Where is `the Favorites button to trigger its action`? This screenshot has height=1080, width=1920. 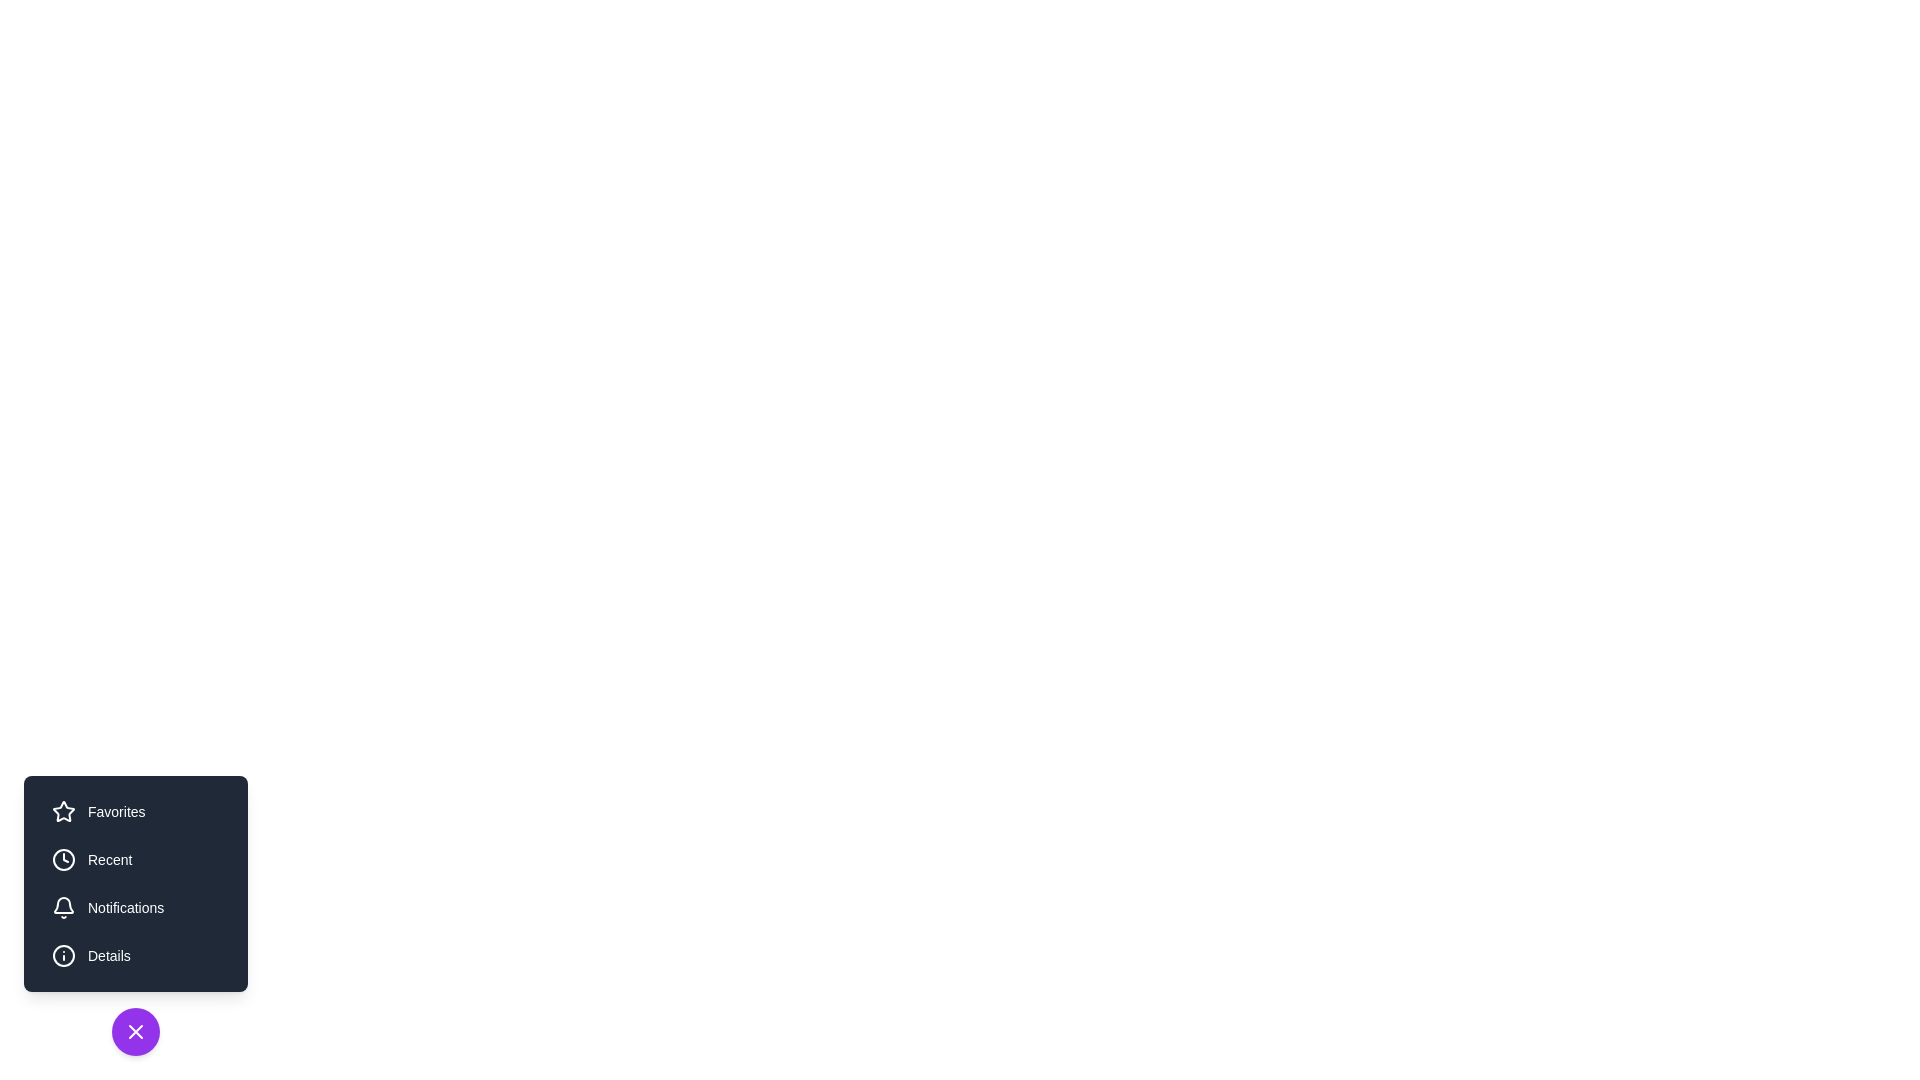 the Favorites button to trigger its action is located at coordinates (134, 812).